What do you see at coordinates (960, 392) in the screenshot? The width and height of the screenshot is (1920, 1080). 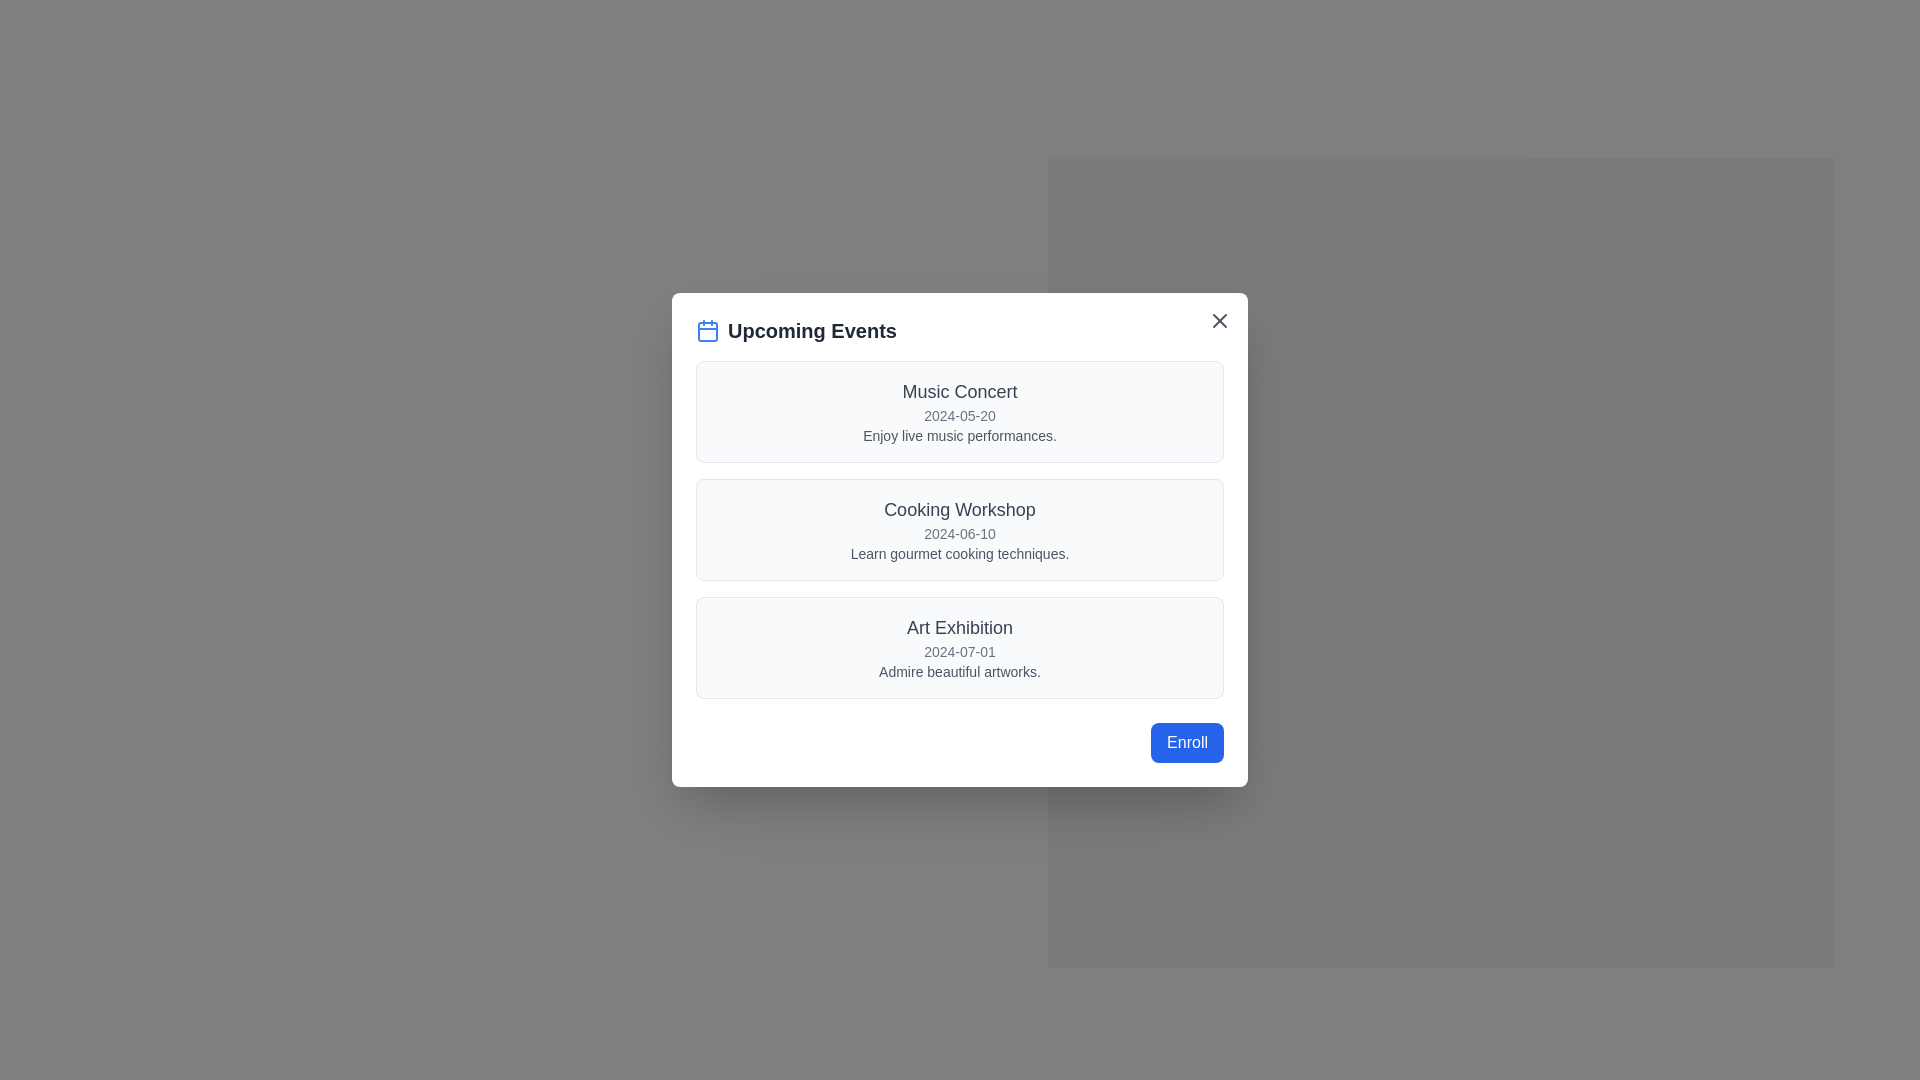 I see `the 'Music Concert' text label located at the center of the event card in the 'Upcoming Events' dialog box, which serves as a title for the music event` at bounding box center [960, 392].